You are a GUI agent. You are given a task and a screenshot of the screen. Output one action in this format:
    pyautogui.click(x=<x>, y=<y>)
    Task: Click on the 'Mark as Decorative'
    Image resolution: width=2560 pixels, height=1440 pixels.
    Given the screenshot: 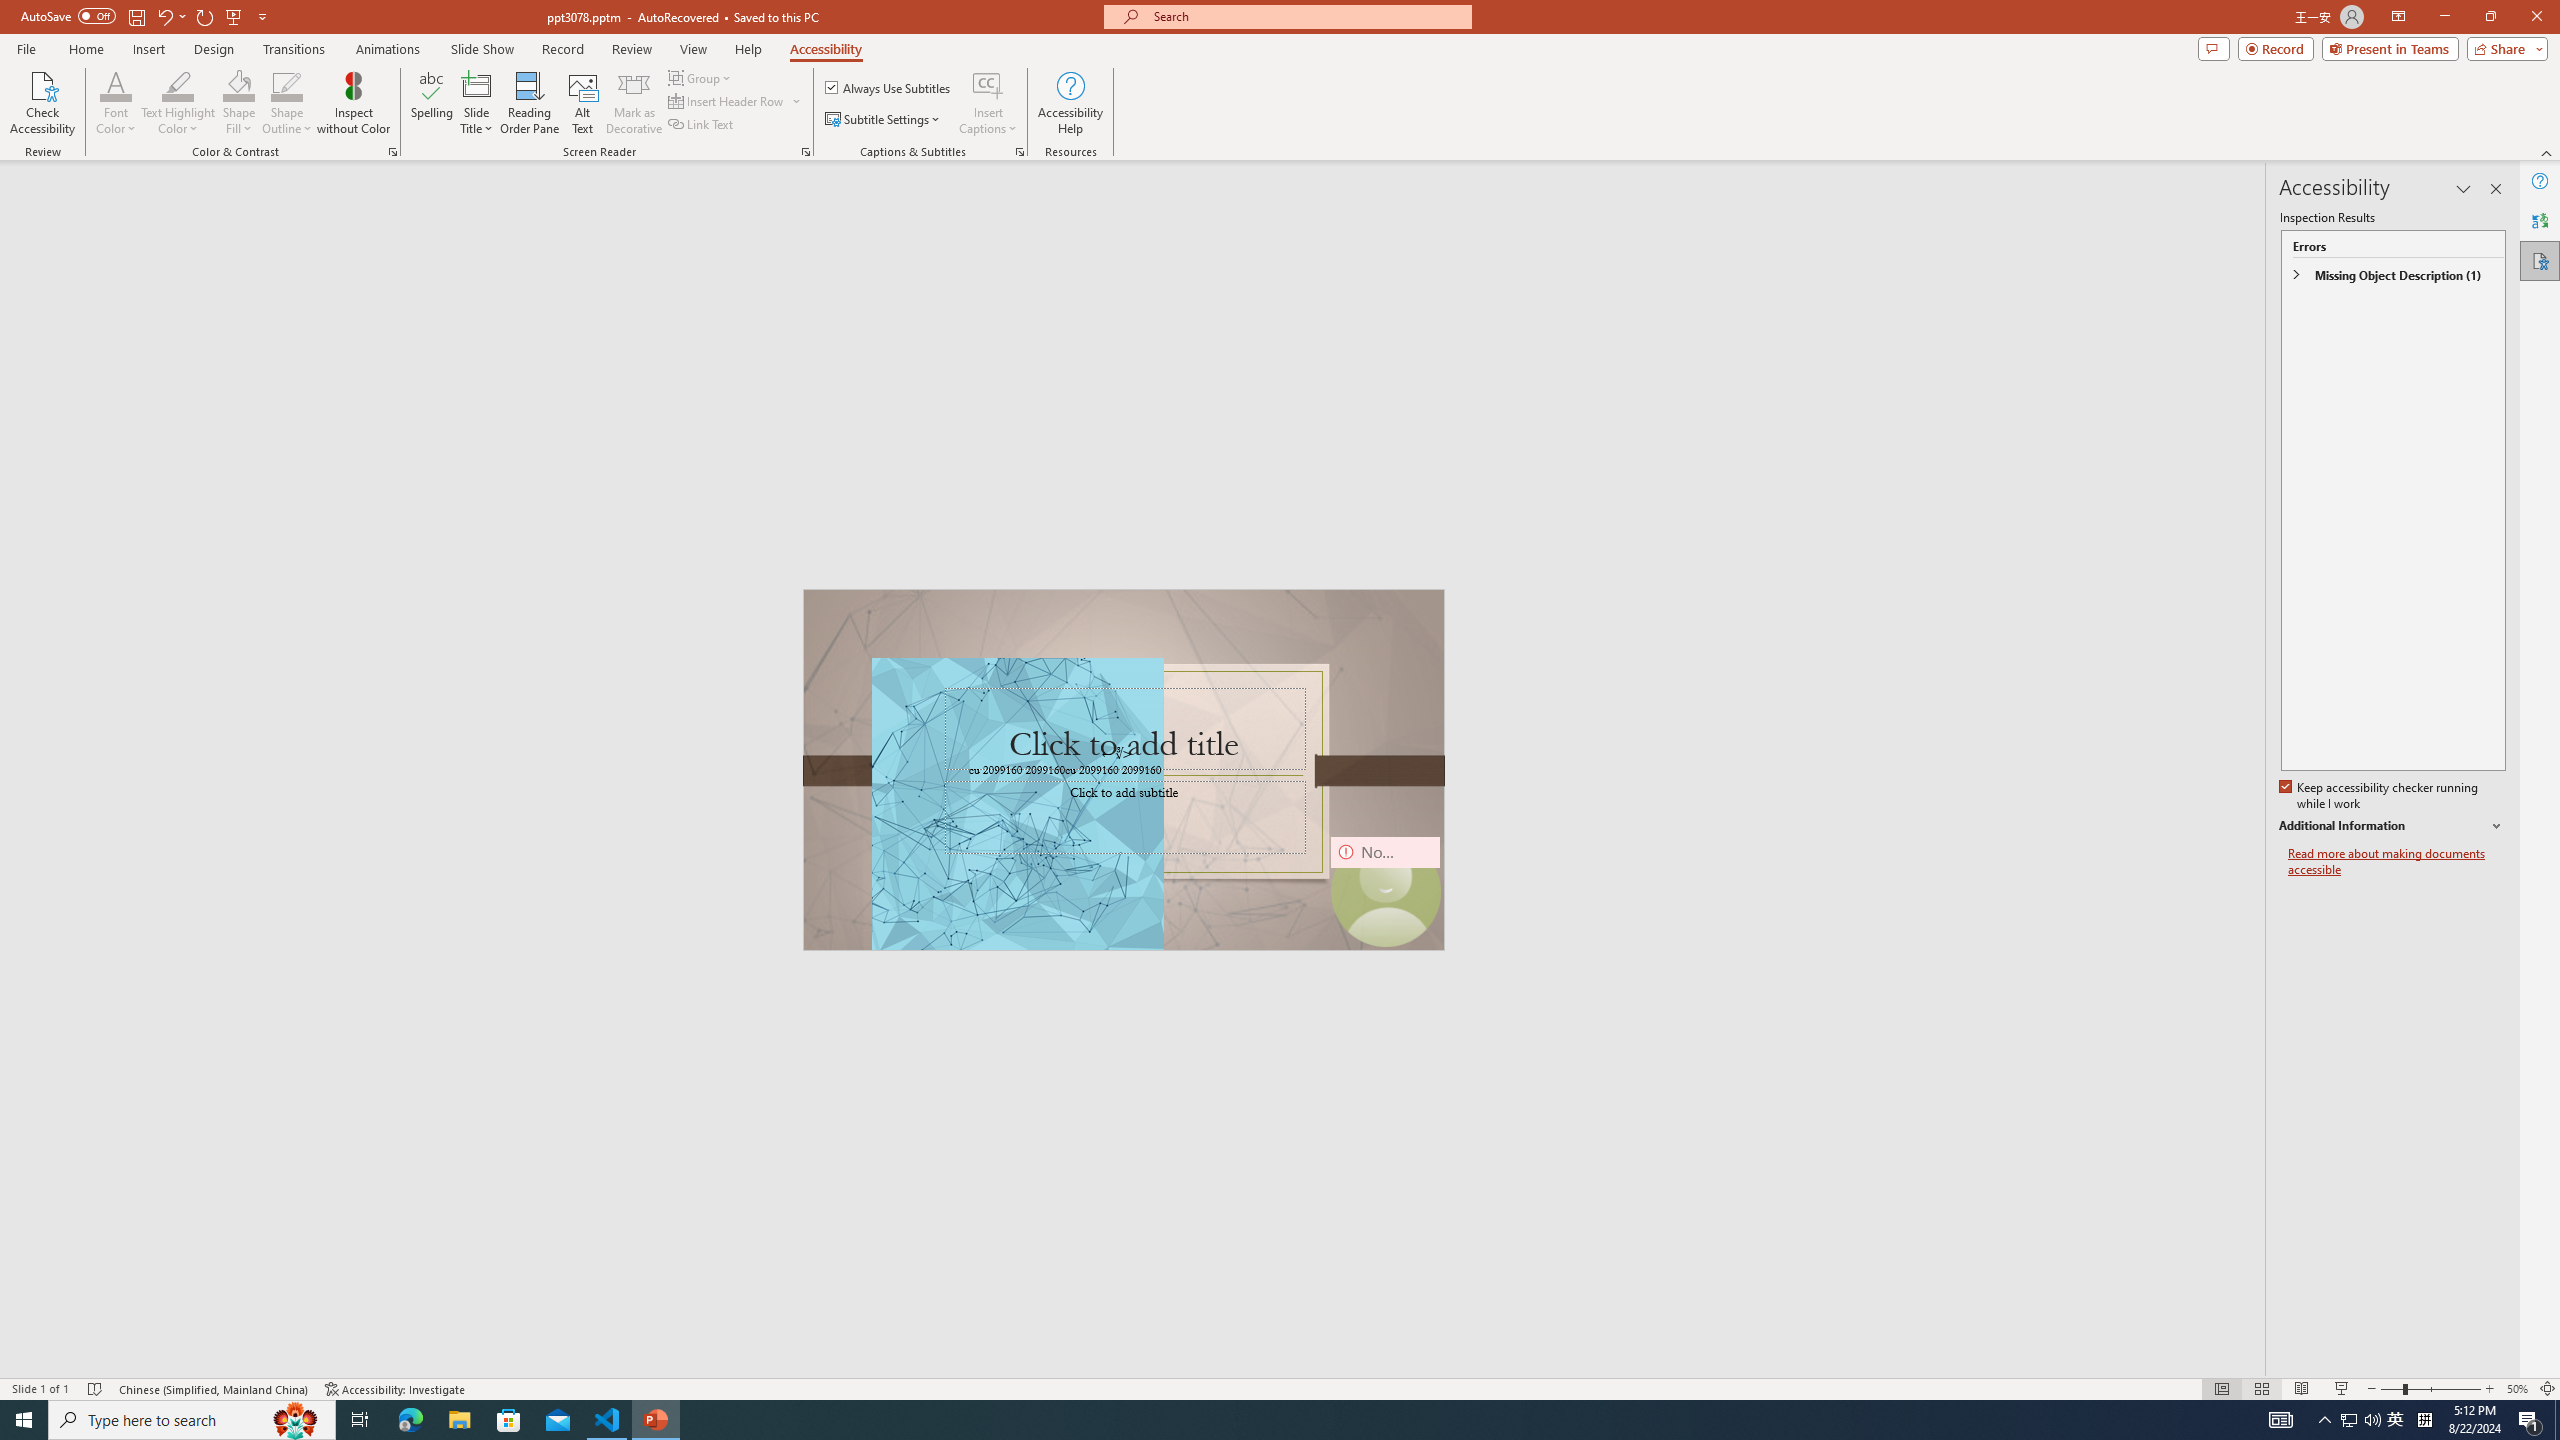 What is the action you would take?
    pyautogui.click(x=633, y=103)
    